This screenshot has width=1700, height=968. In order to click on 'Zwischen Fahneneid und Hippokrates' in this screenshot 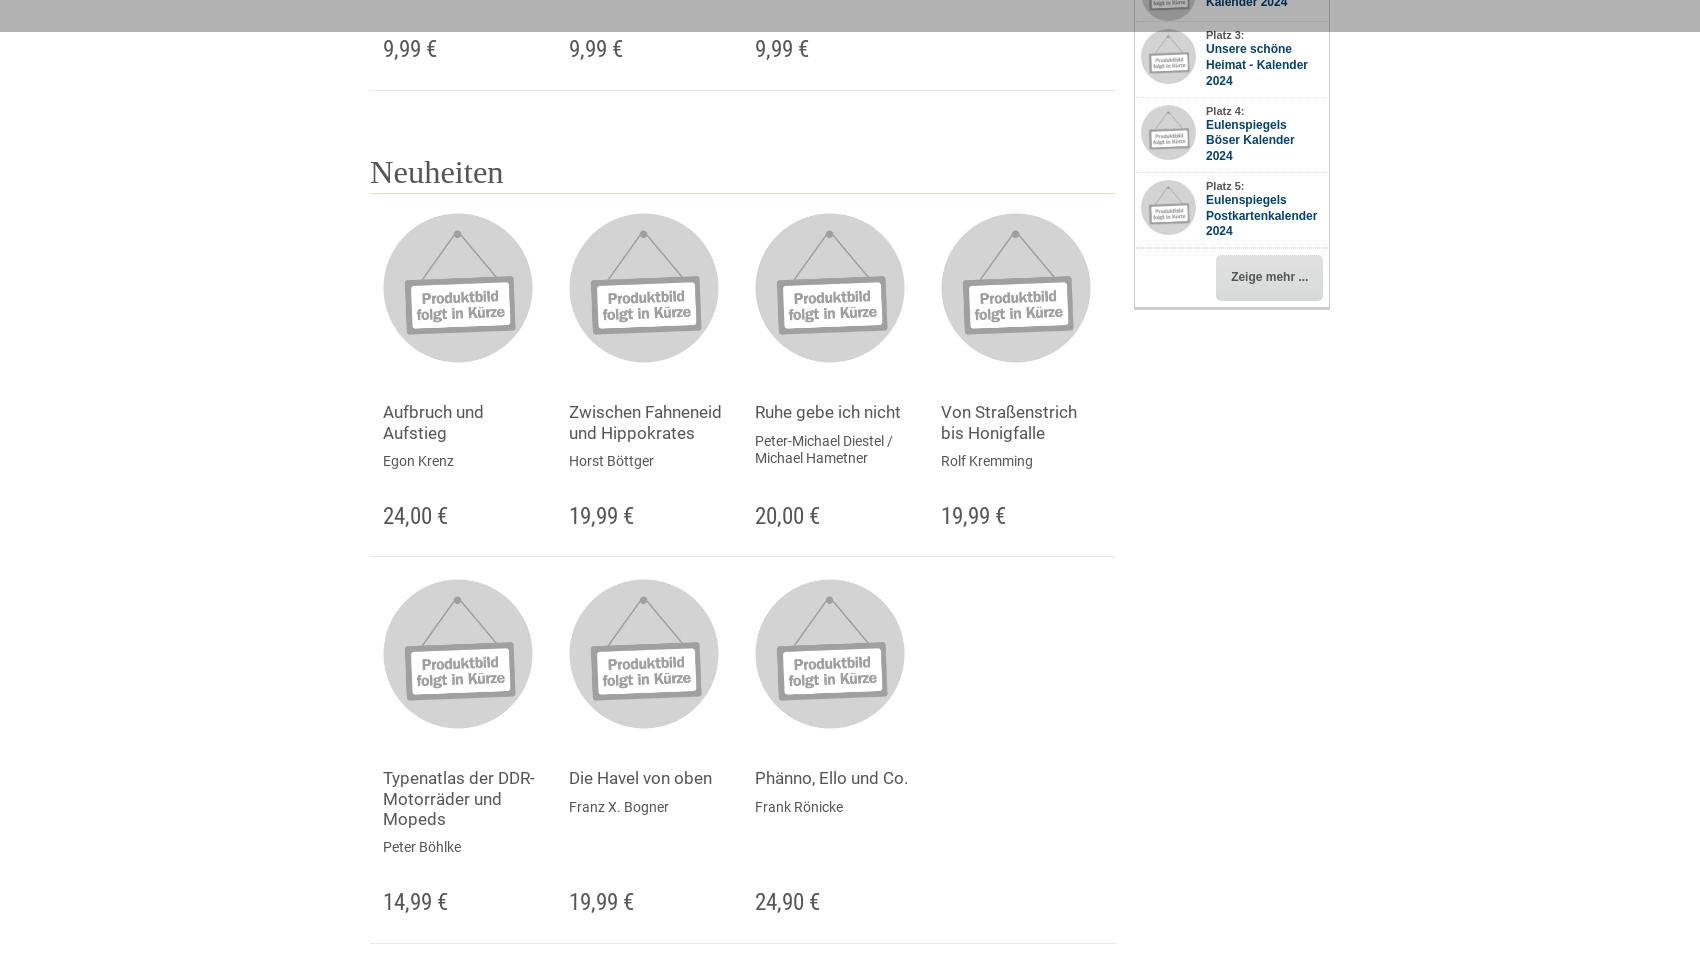, I will do `click(645, 422)`.